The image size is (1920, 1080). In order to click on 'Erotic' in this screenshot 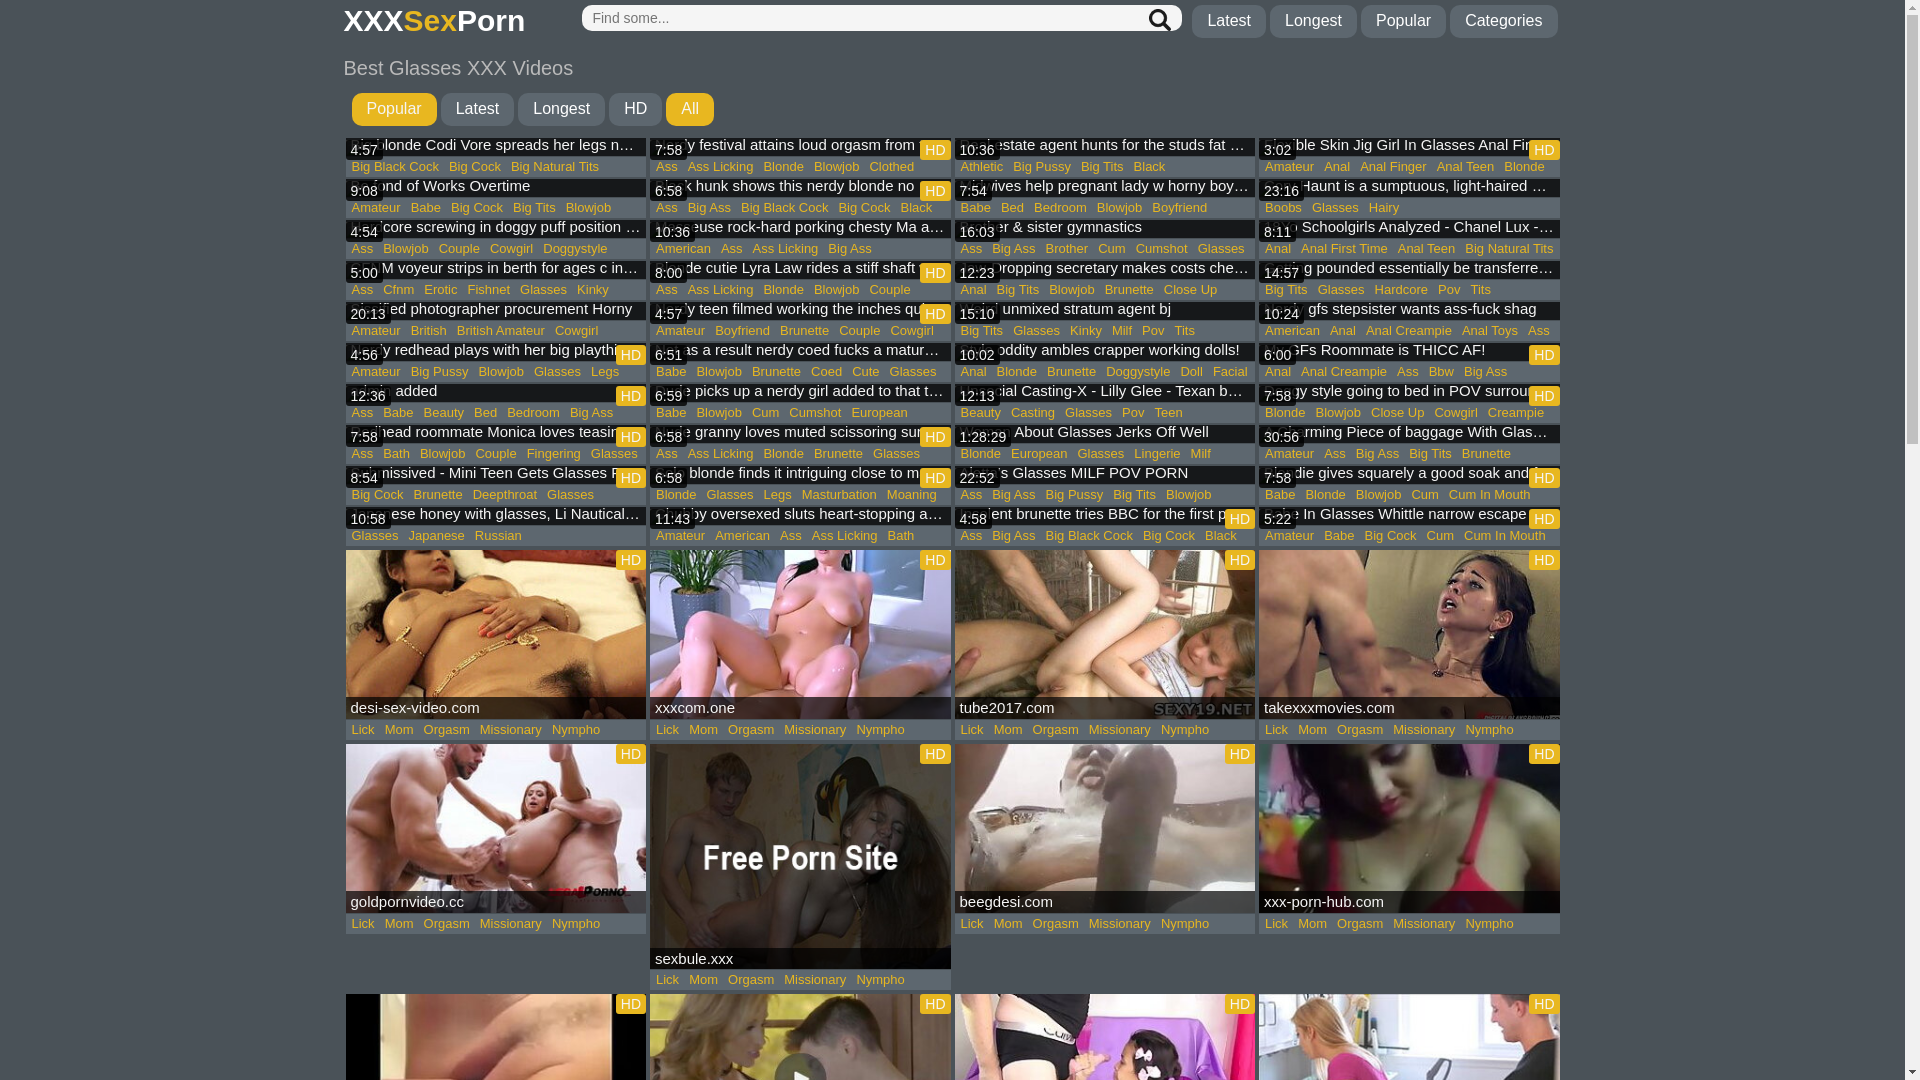, I will do `click(439, 289)`.